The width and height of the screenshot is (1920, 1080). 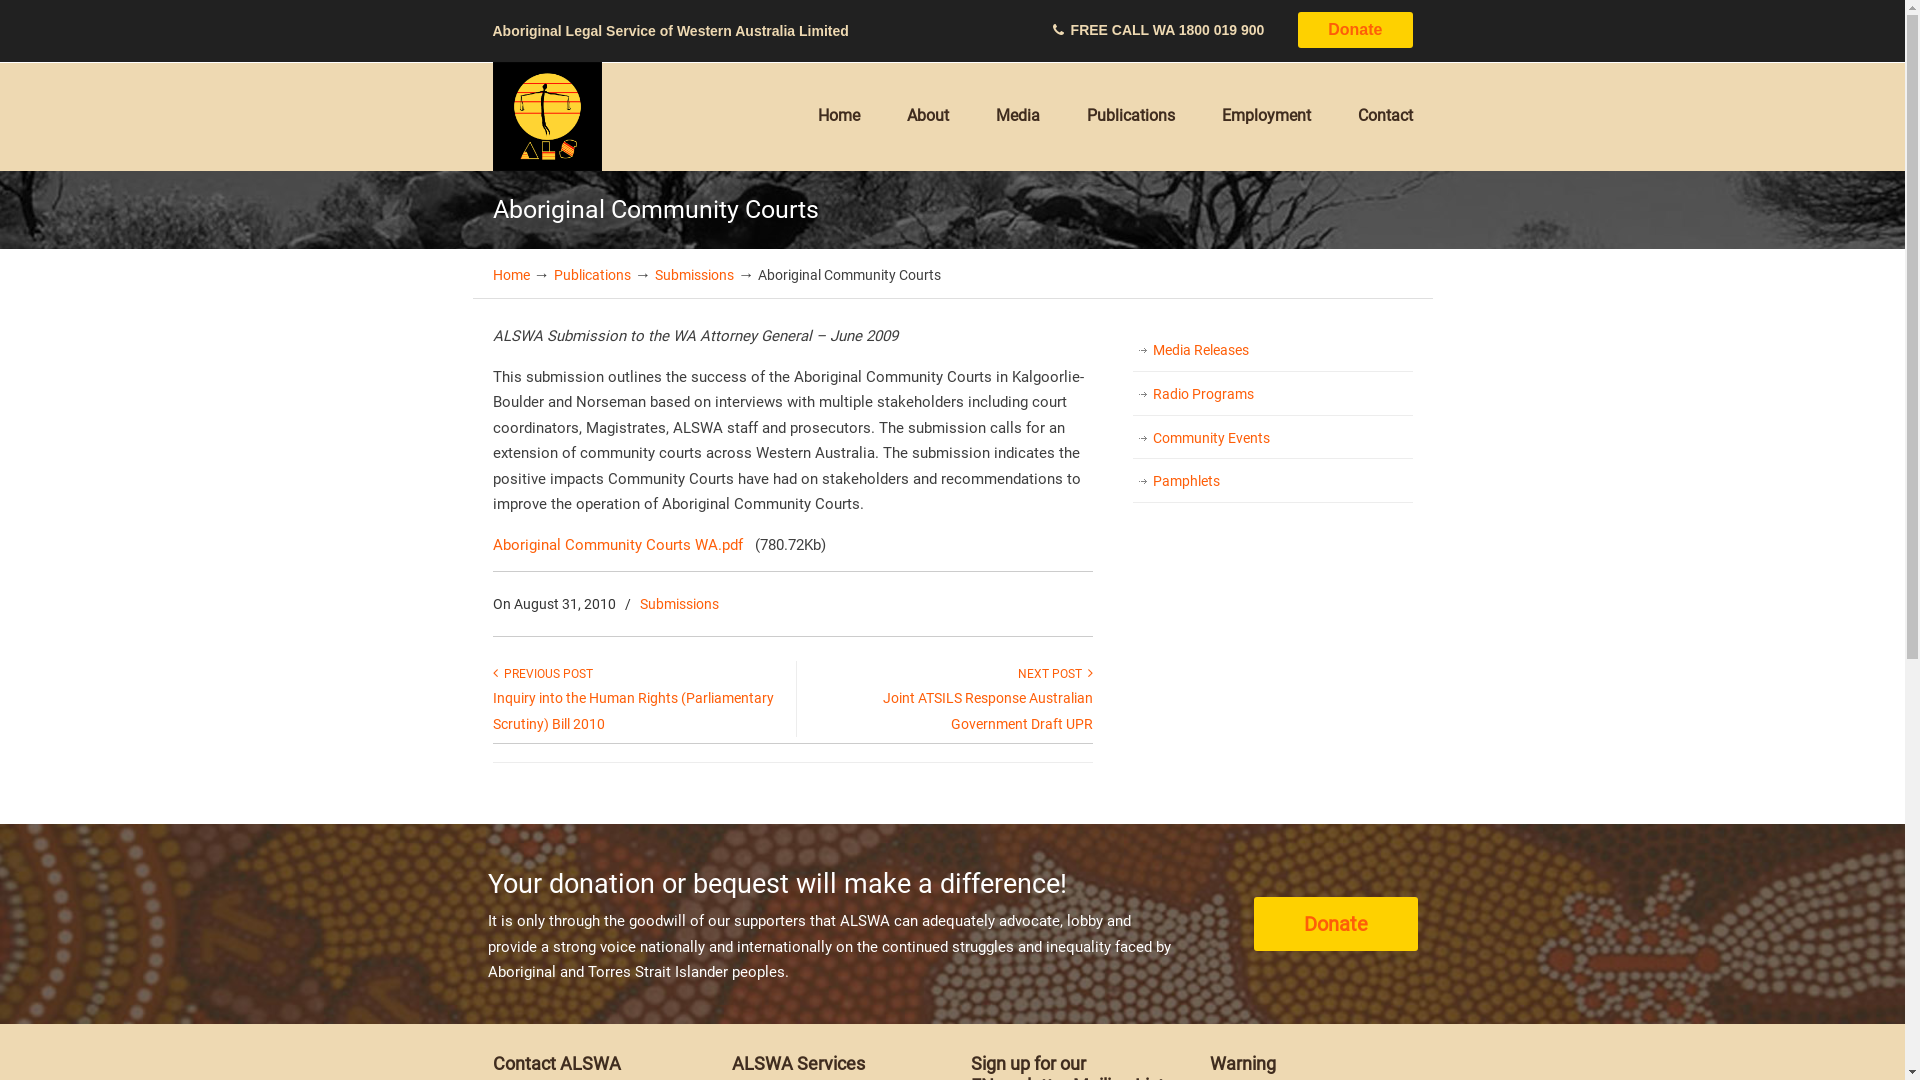 What do you see at coordinates (1354, 30) in the screenshot?
I see `'Donate'` at bounding box center [1354, 30].